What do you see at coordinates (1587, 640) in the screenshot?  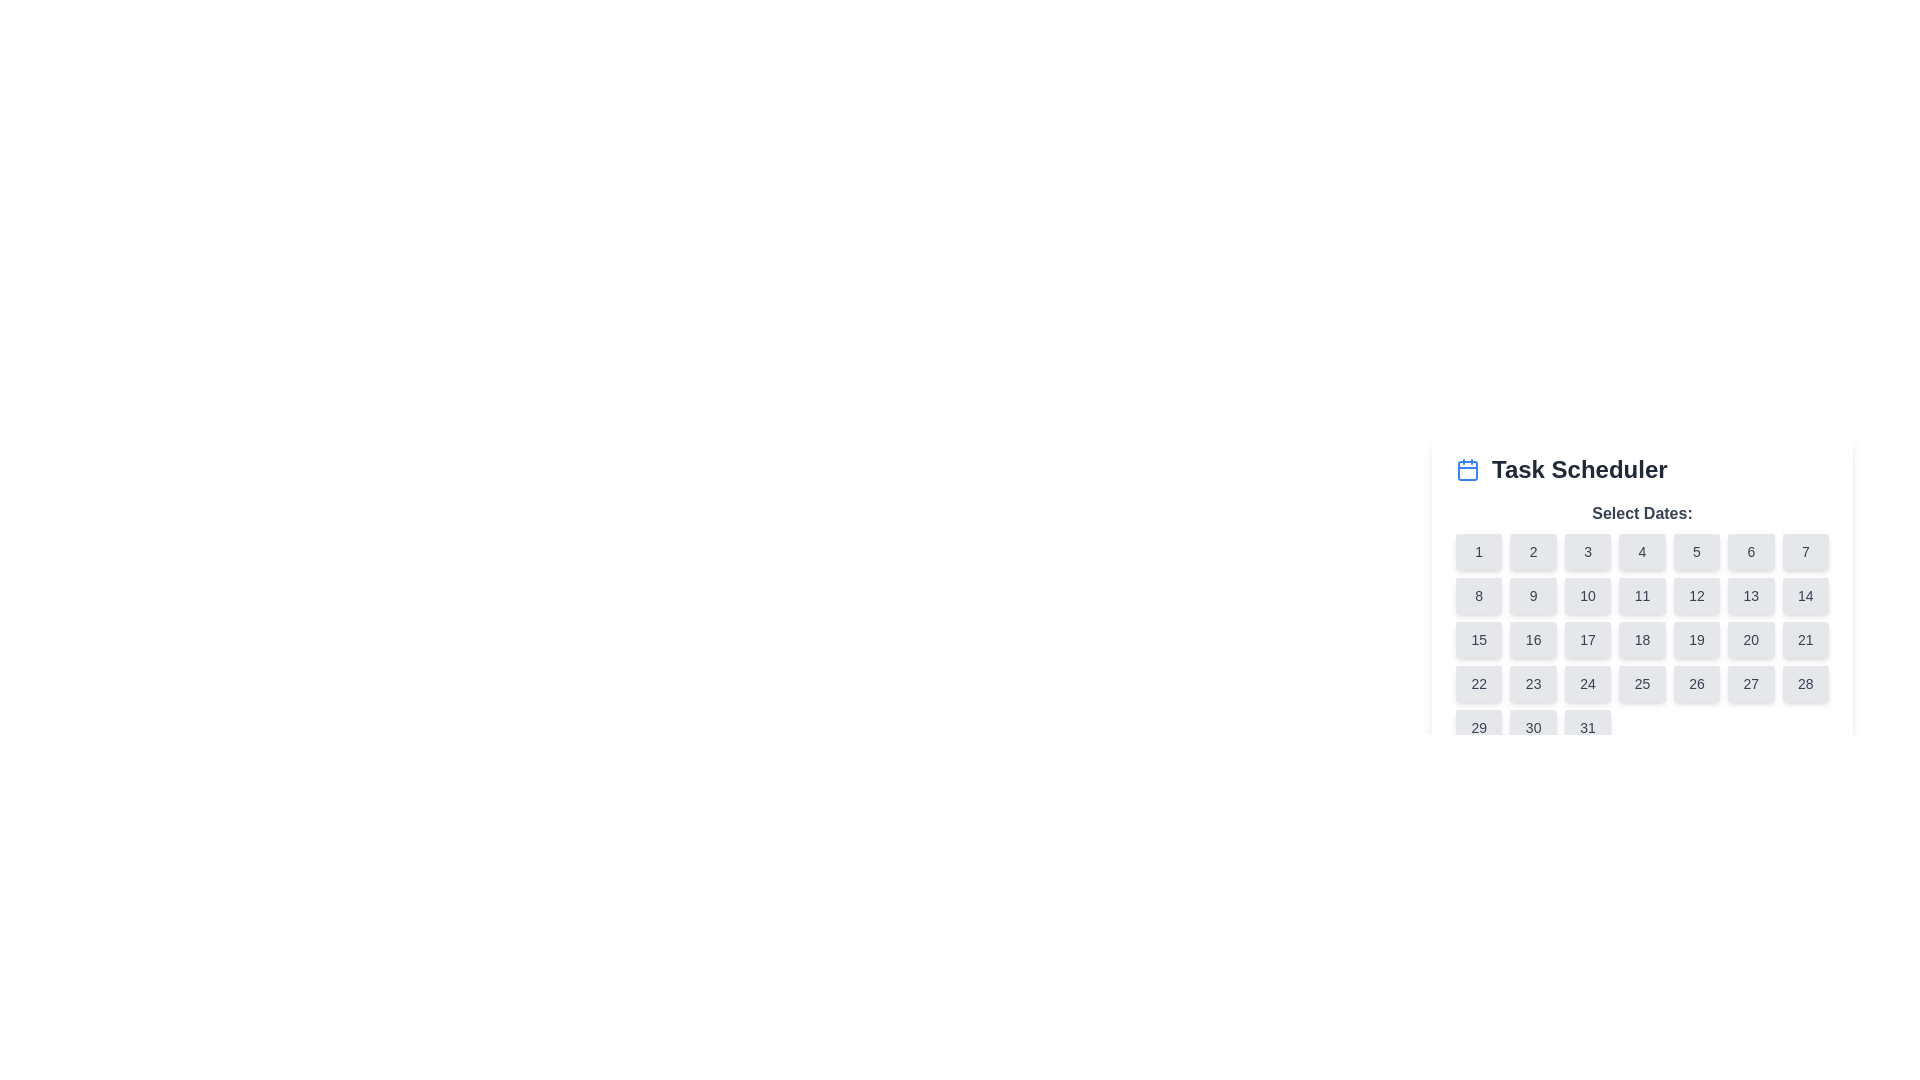 I see `the button located in the third row and third column of the calendar grid under the 'Task Scheduler' section` at bounding box center [1587, 640].